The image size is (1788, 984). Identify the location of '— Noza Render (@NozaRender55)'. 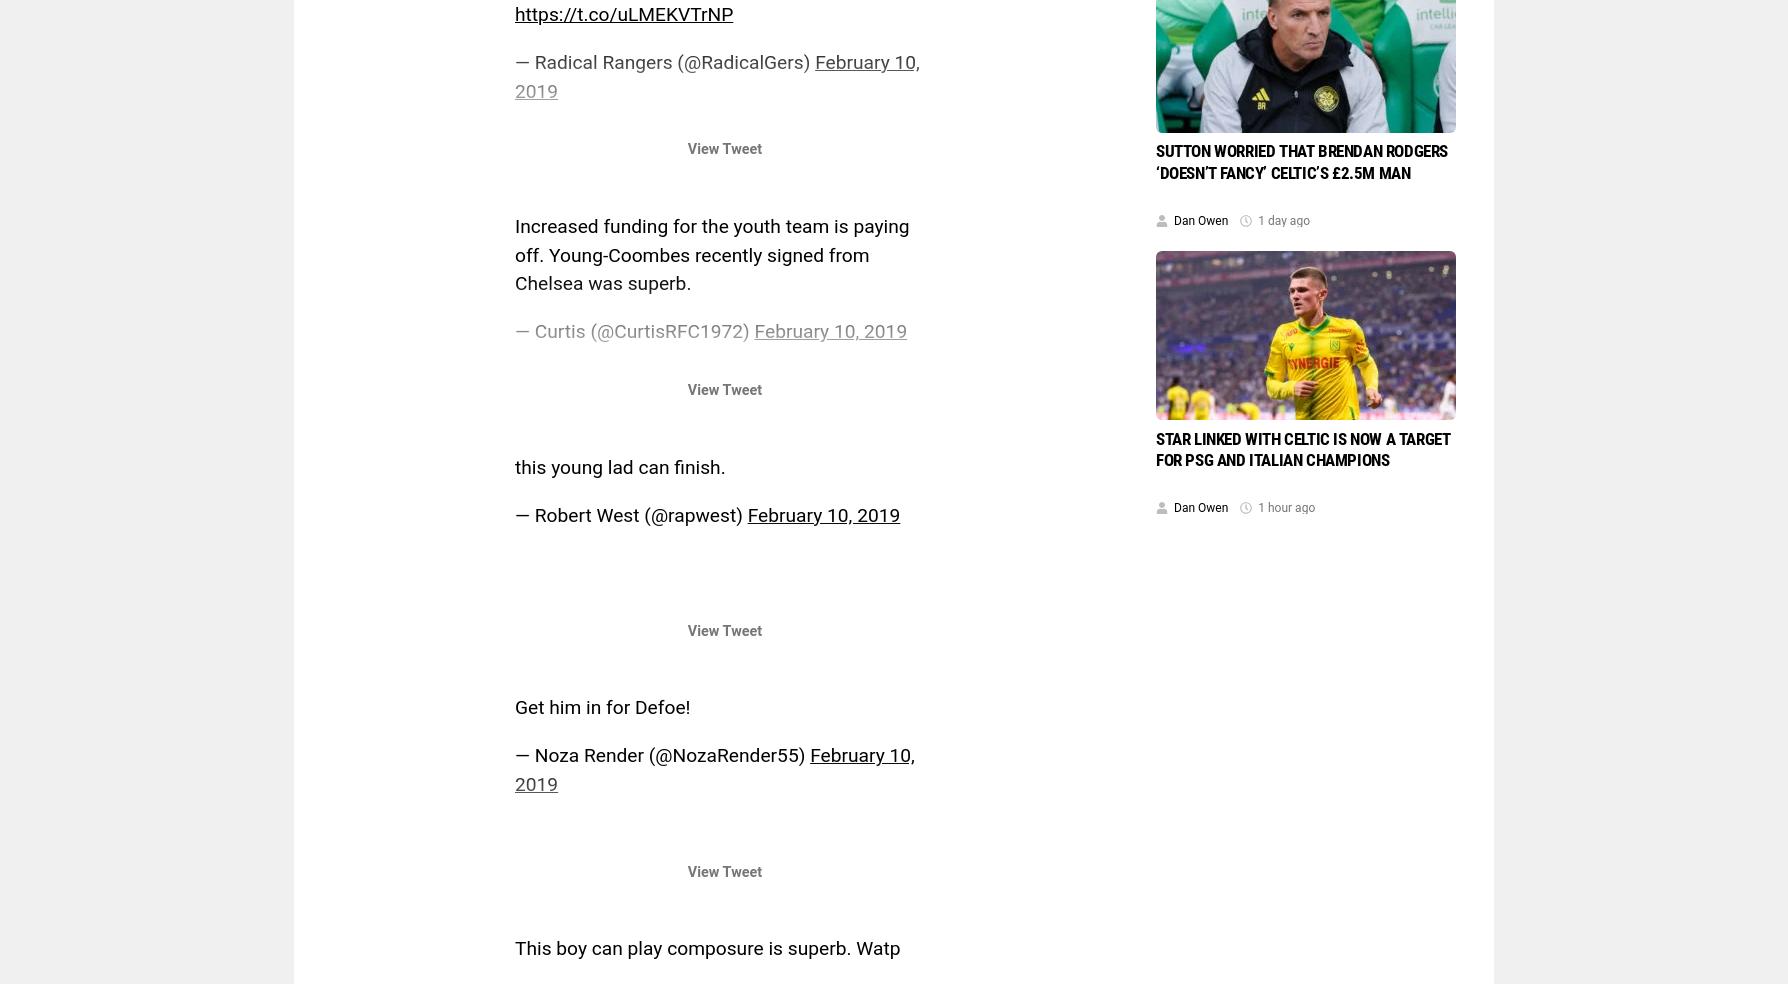
(662, 754).